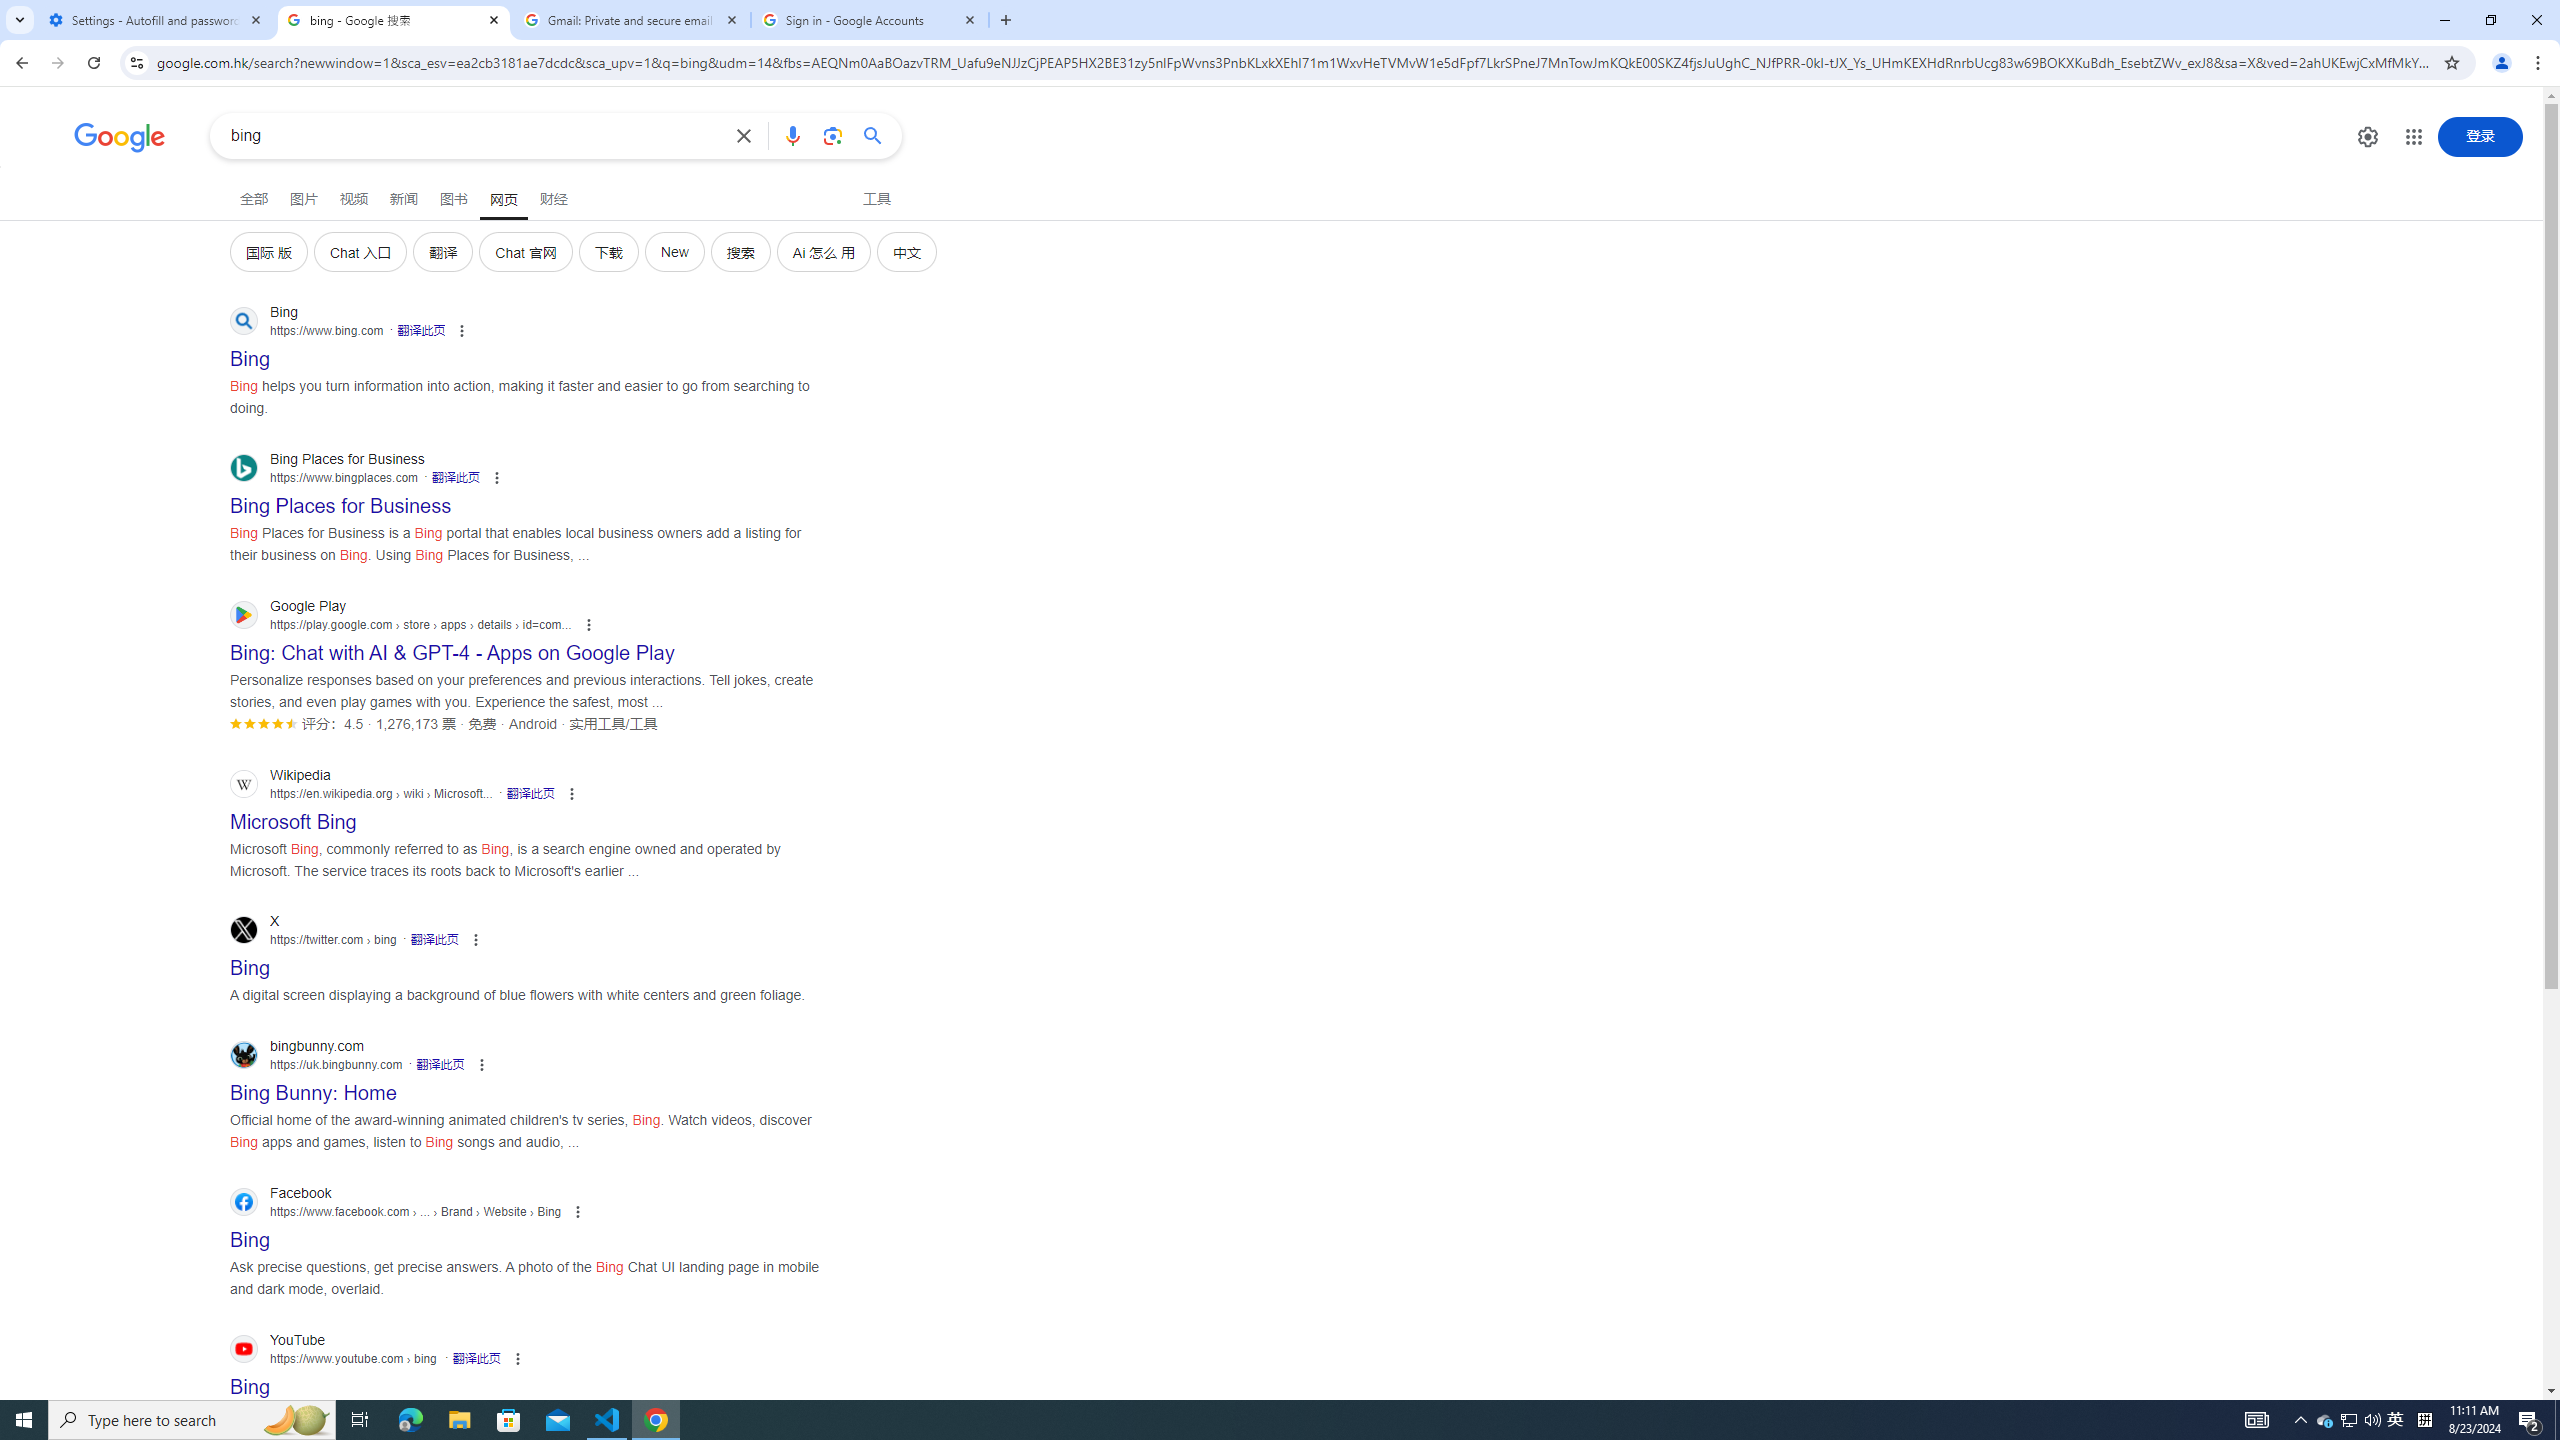  Describe the element at coordinates (155, 19) in the screenshot. I see `'Settings - Autofill and passwords'` at that location.